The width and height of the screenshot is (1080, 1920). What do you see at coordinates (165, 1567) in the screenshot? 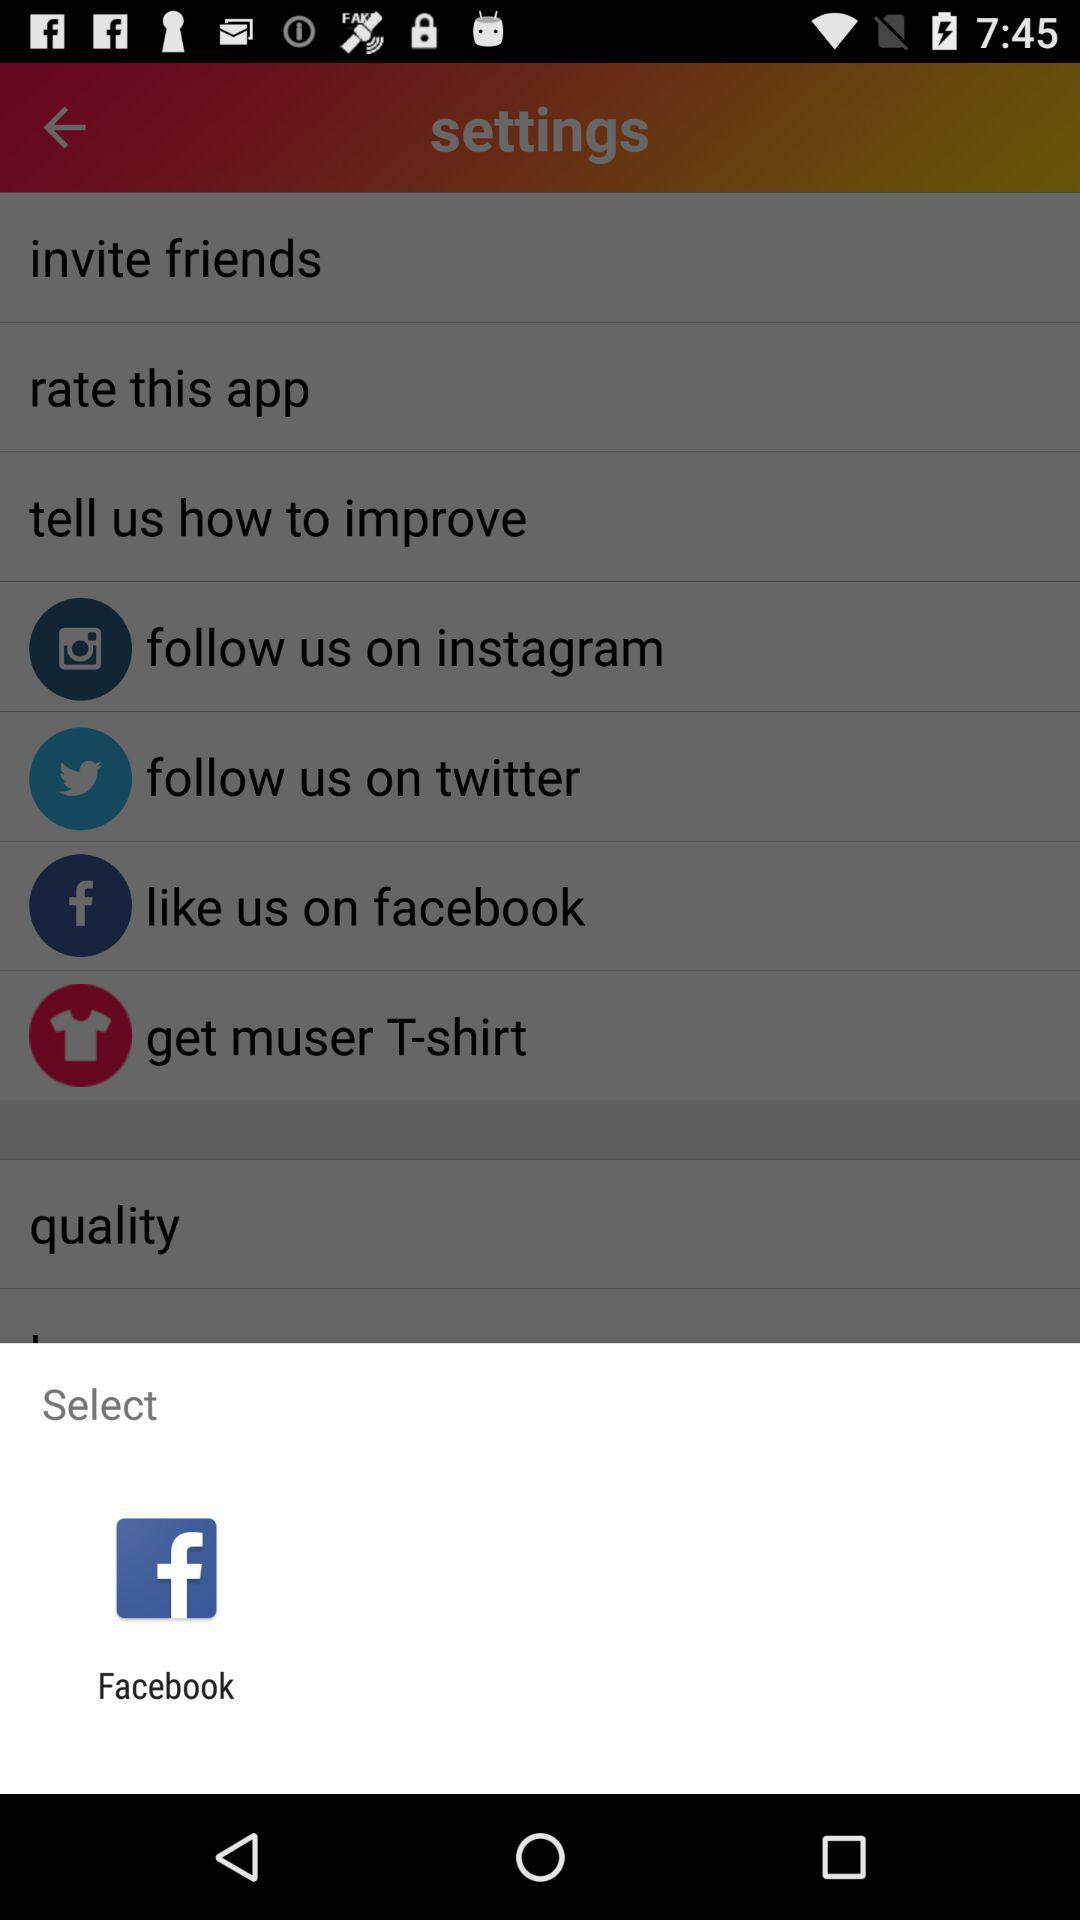
I see `item above the facebook` at bounding box center [165, 1567].